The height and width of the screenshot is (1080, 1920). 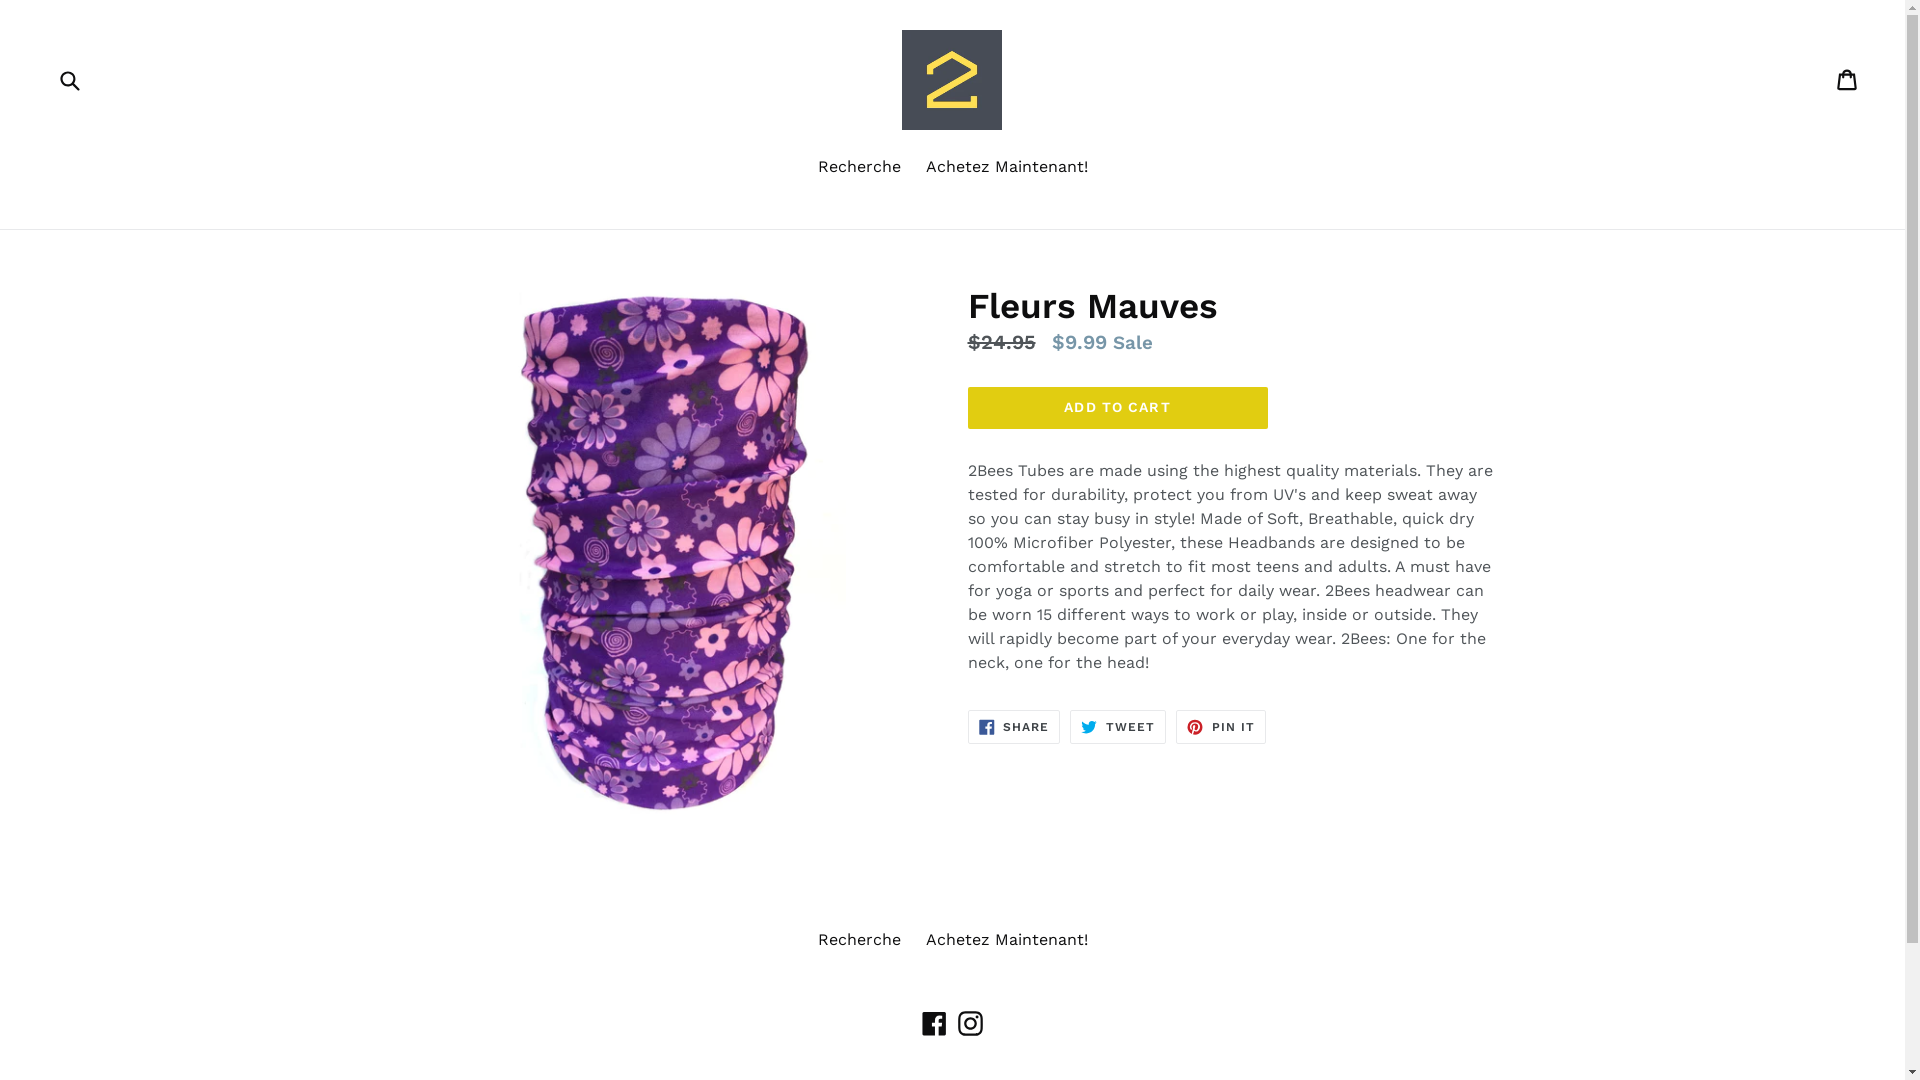 What do you see at coordinates (1219, 726) in the screenshot?
I see `'PIN IT` at bounding box center [1219, 726].